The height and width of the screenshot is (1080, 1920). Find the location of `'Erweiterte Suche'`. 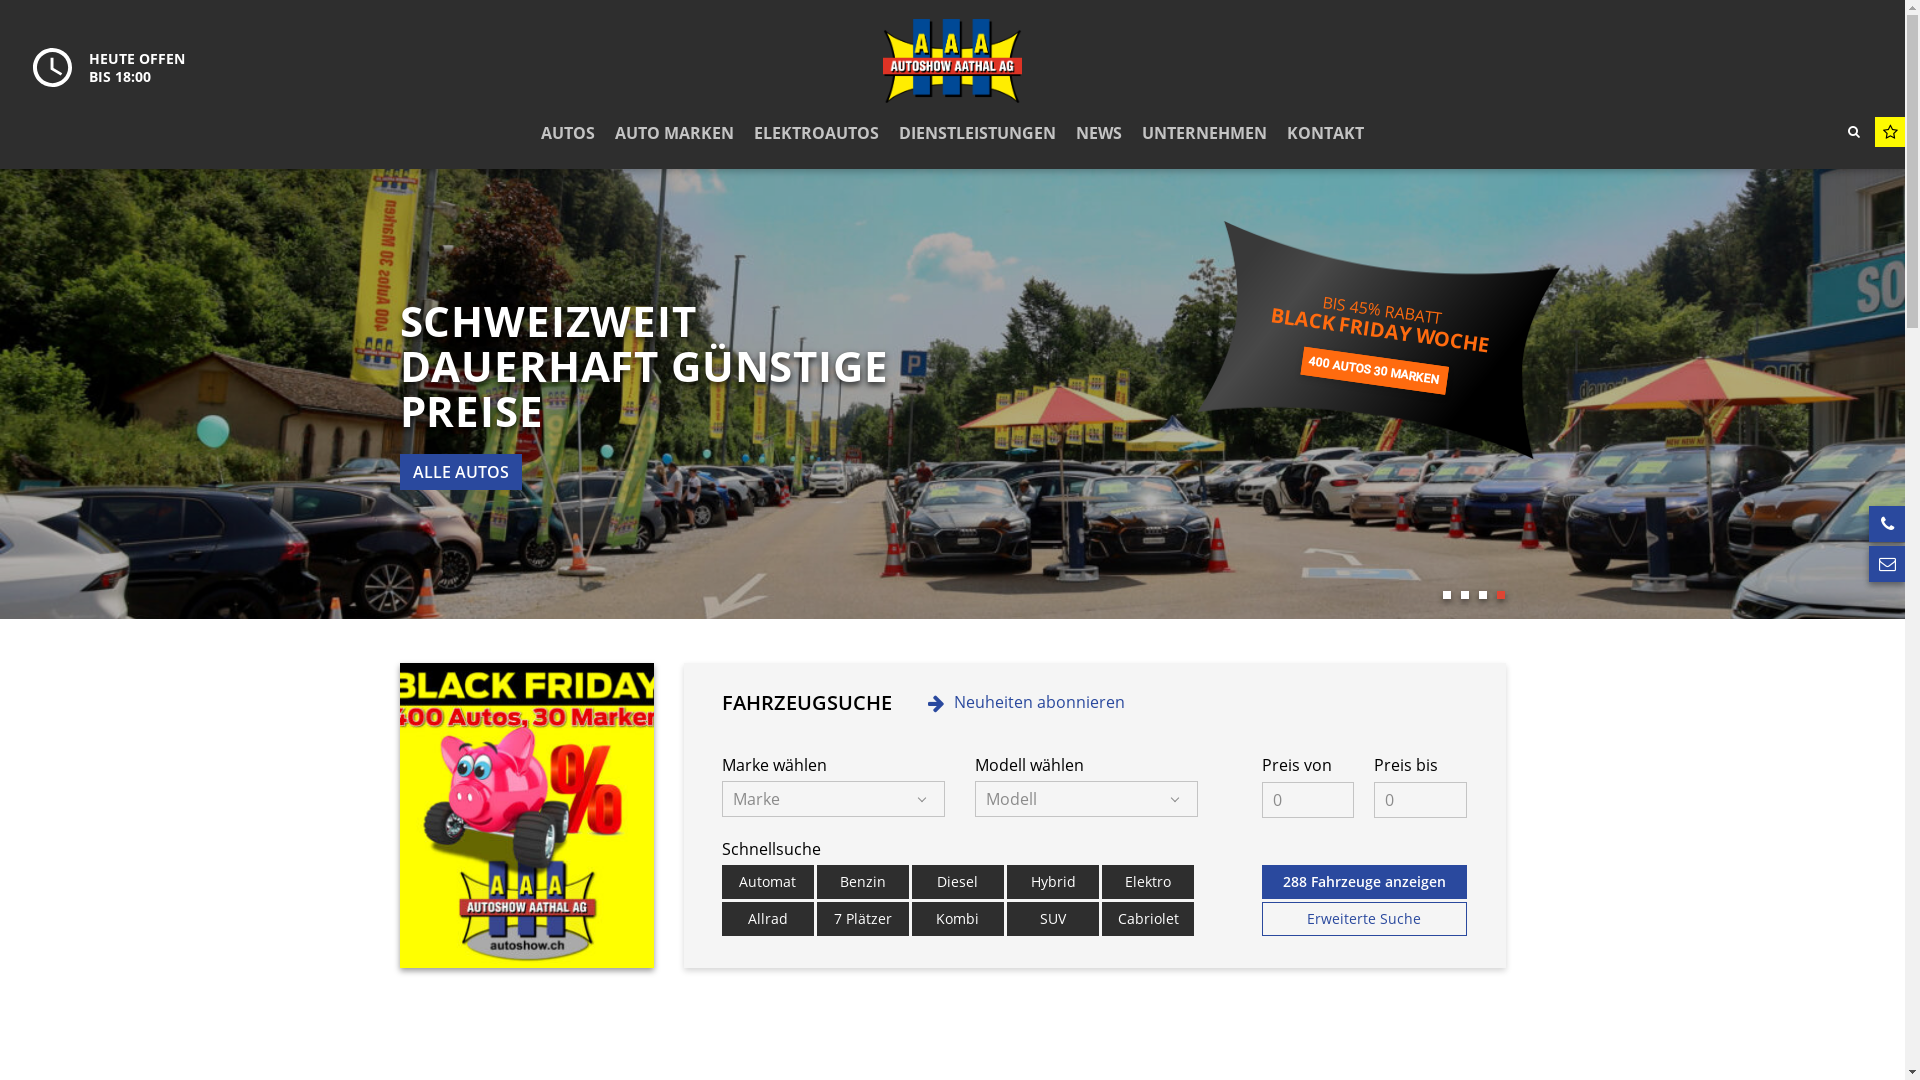

'Erweiterte Suche' is located at coordinates (1261, 918).